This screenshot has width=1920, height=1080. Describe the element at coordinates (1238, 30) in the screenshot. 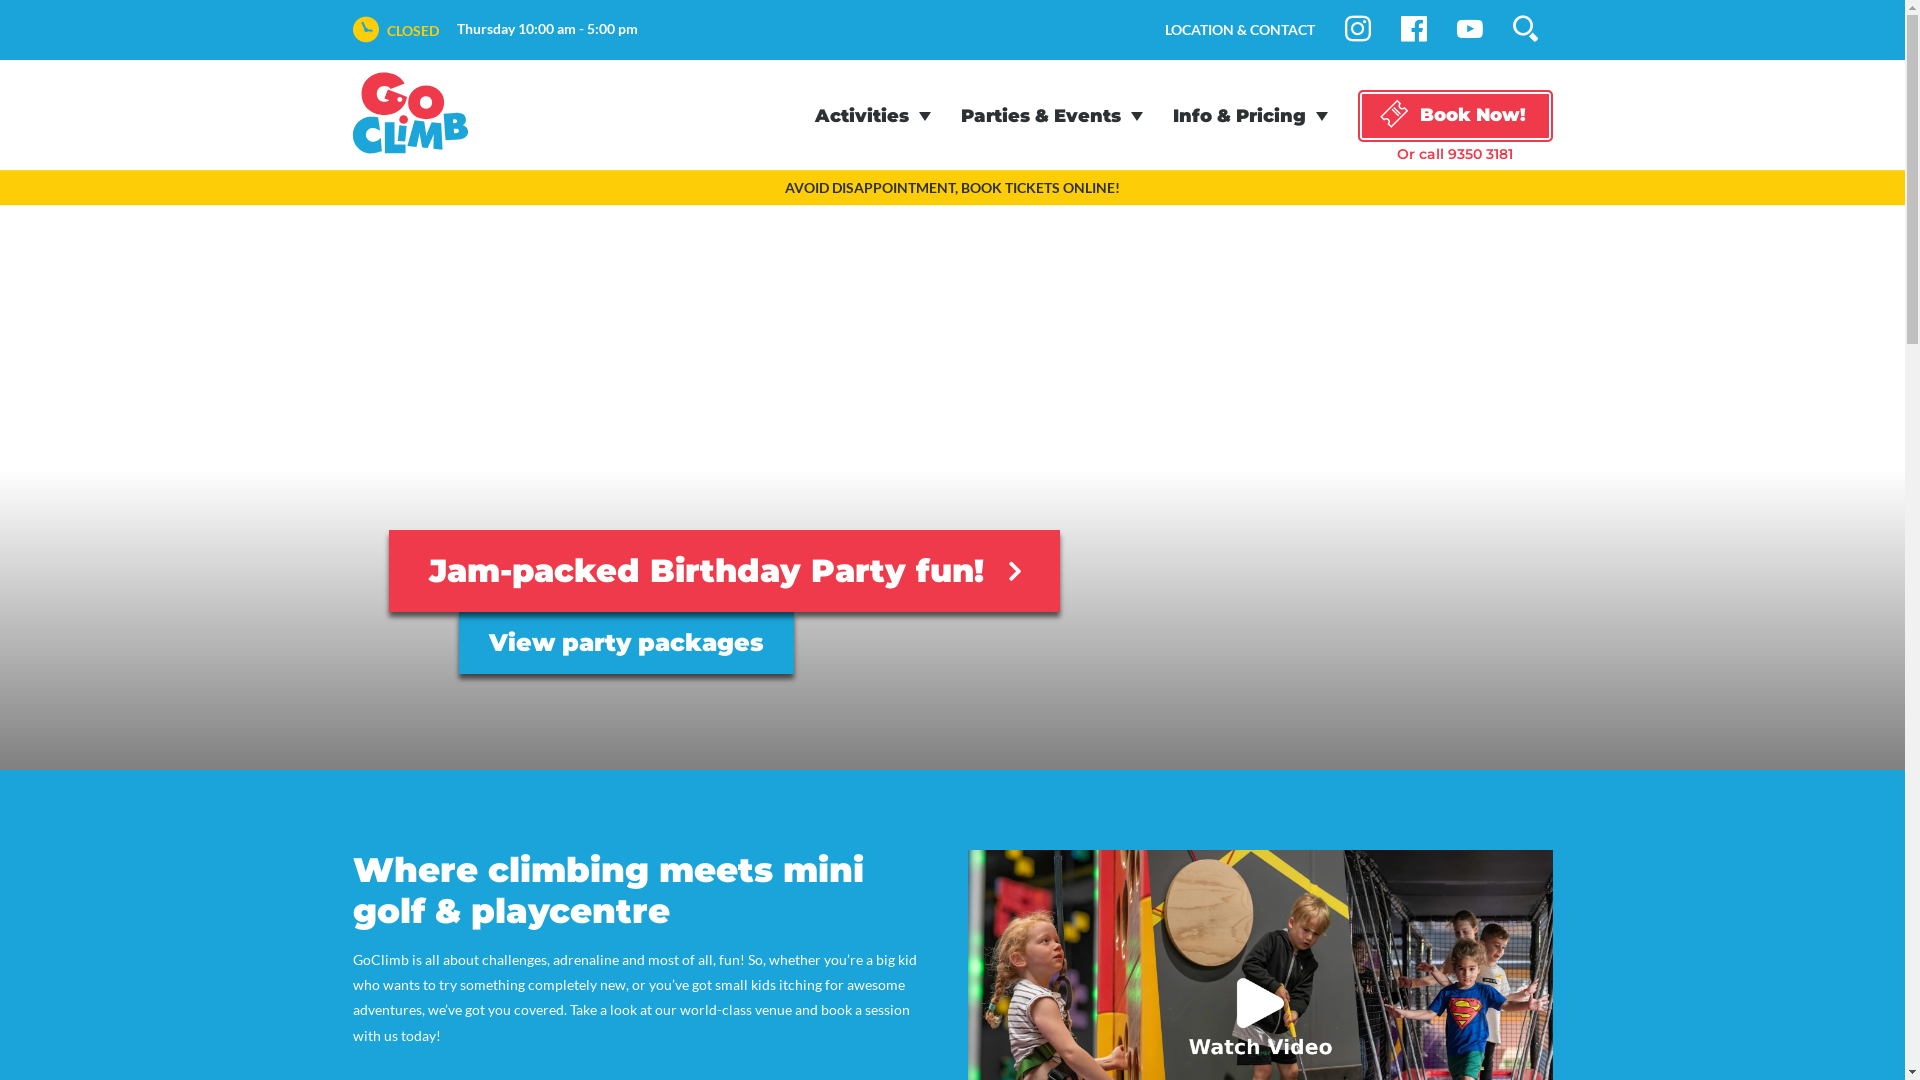

I see `'LOCATION & CONTACT'` at that location.